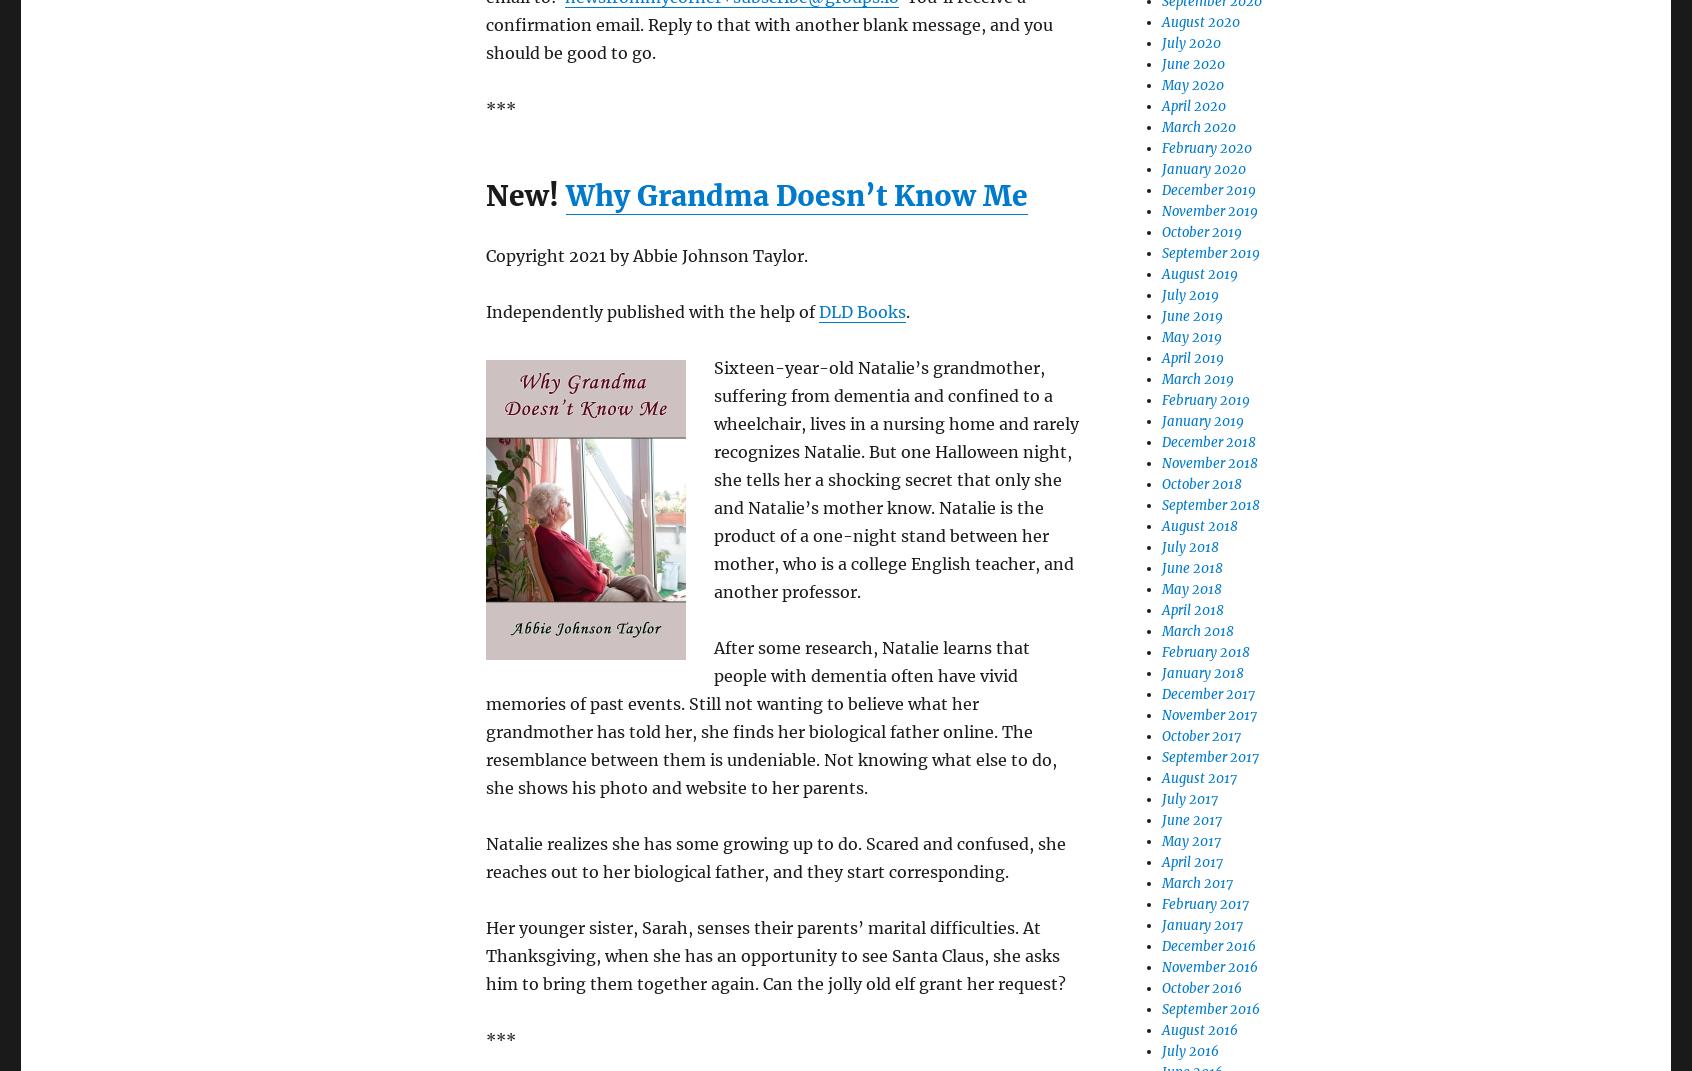 The image size is (1692, 1071). What do you see at coordinates (484, 194) in the screenshot?
I see `'New!'` at bounding box center [484, 194].